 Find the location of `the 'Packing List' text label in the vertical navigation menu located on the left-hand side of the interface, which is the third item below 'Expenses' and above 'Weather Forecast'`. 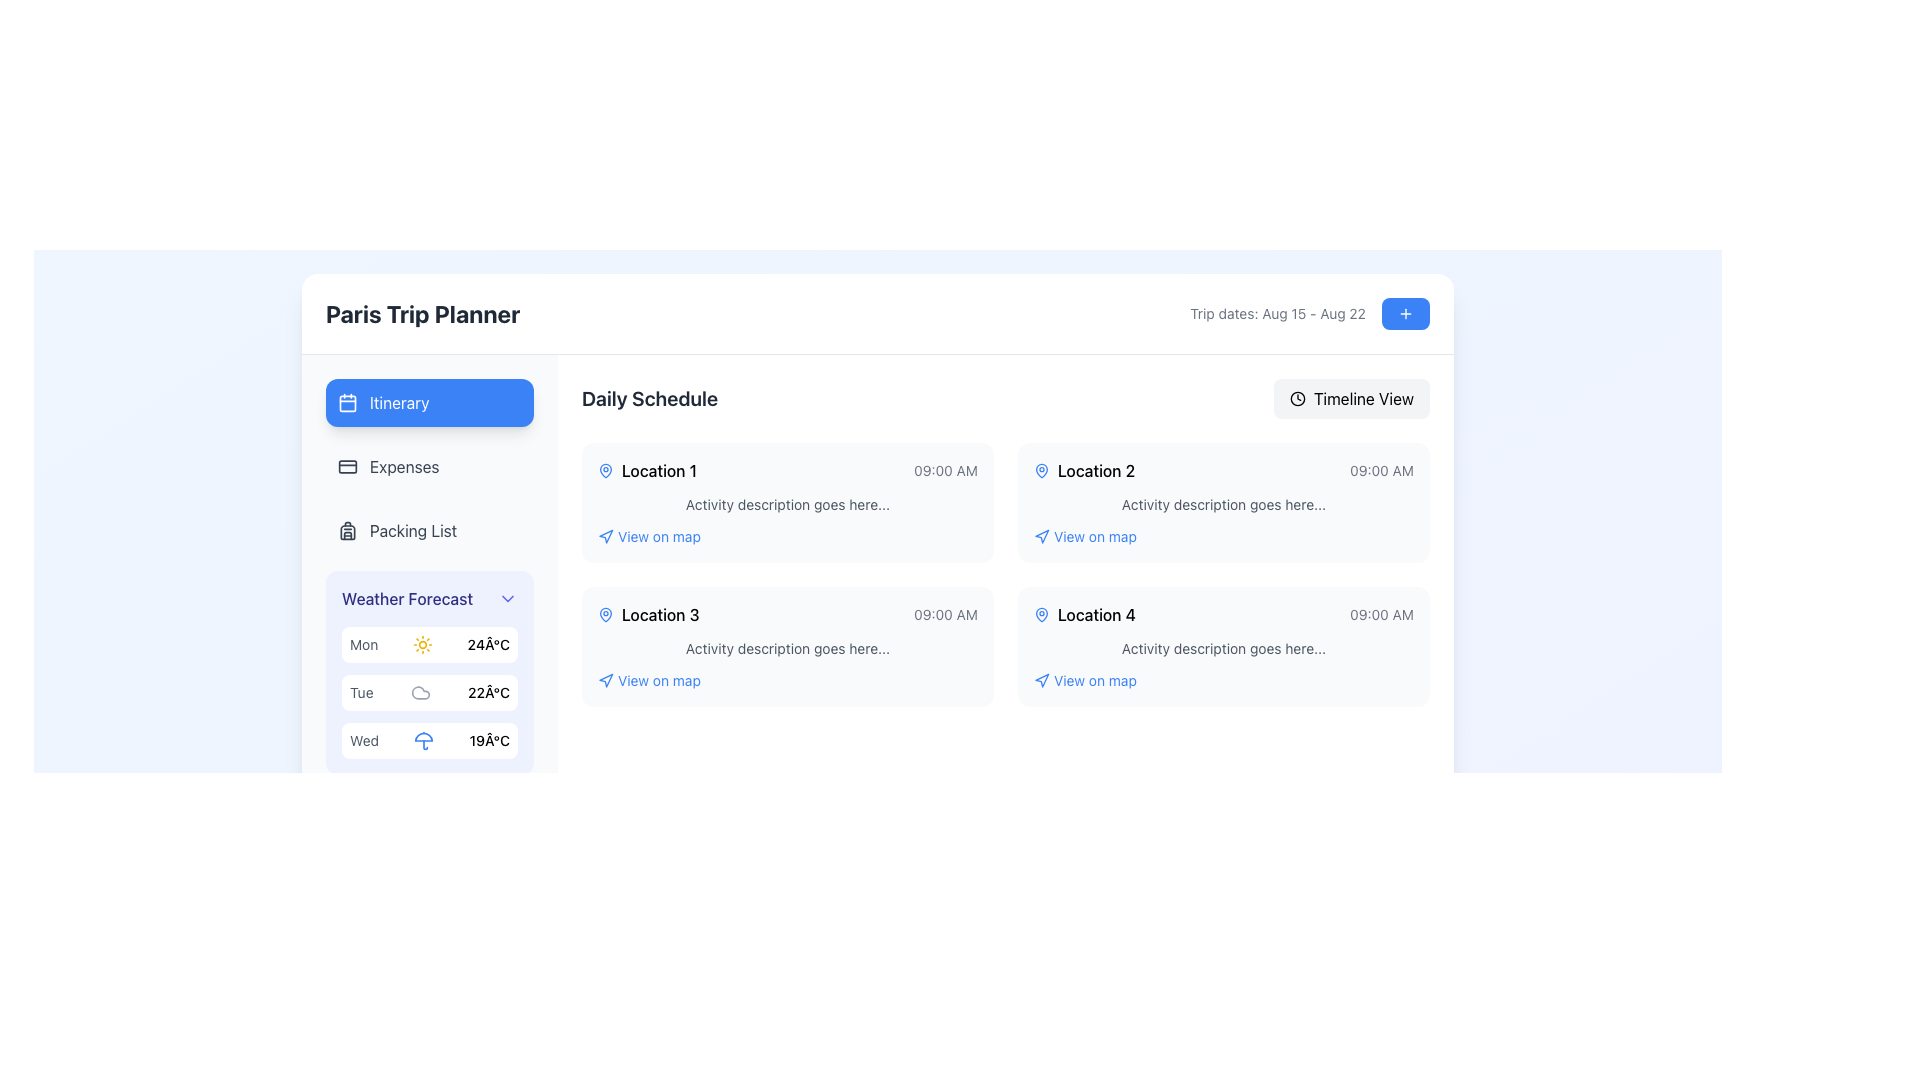

the 'Packing List' text label in the vertical navigation menu located on the left-hand side of the interface, which is the third item below 'Expenses' and above 'Weather Forecast' is located at coordinates (412, 530).